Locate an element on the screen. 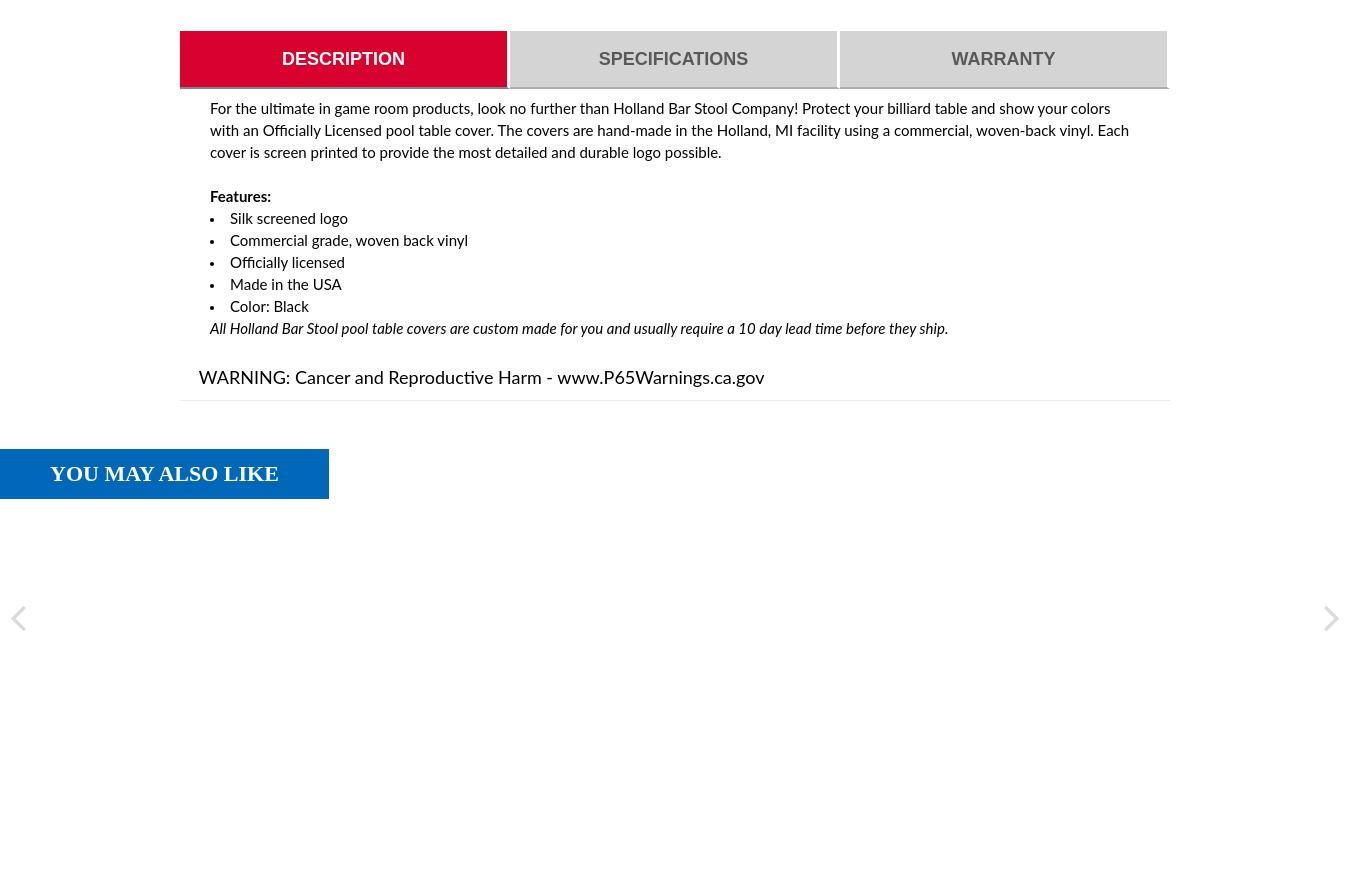  'Commercial grade, woven back vinyl' is located at coordinates (348, 240).